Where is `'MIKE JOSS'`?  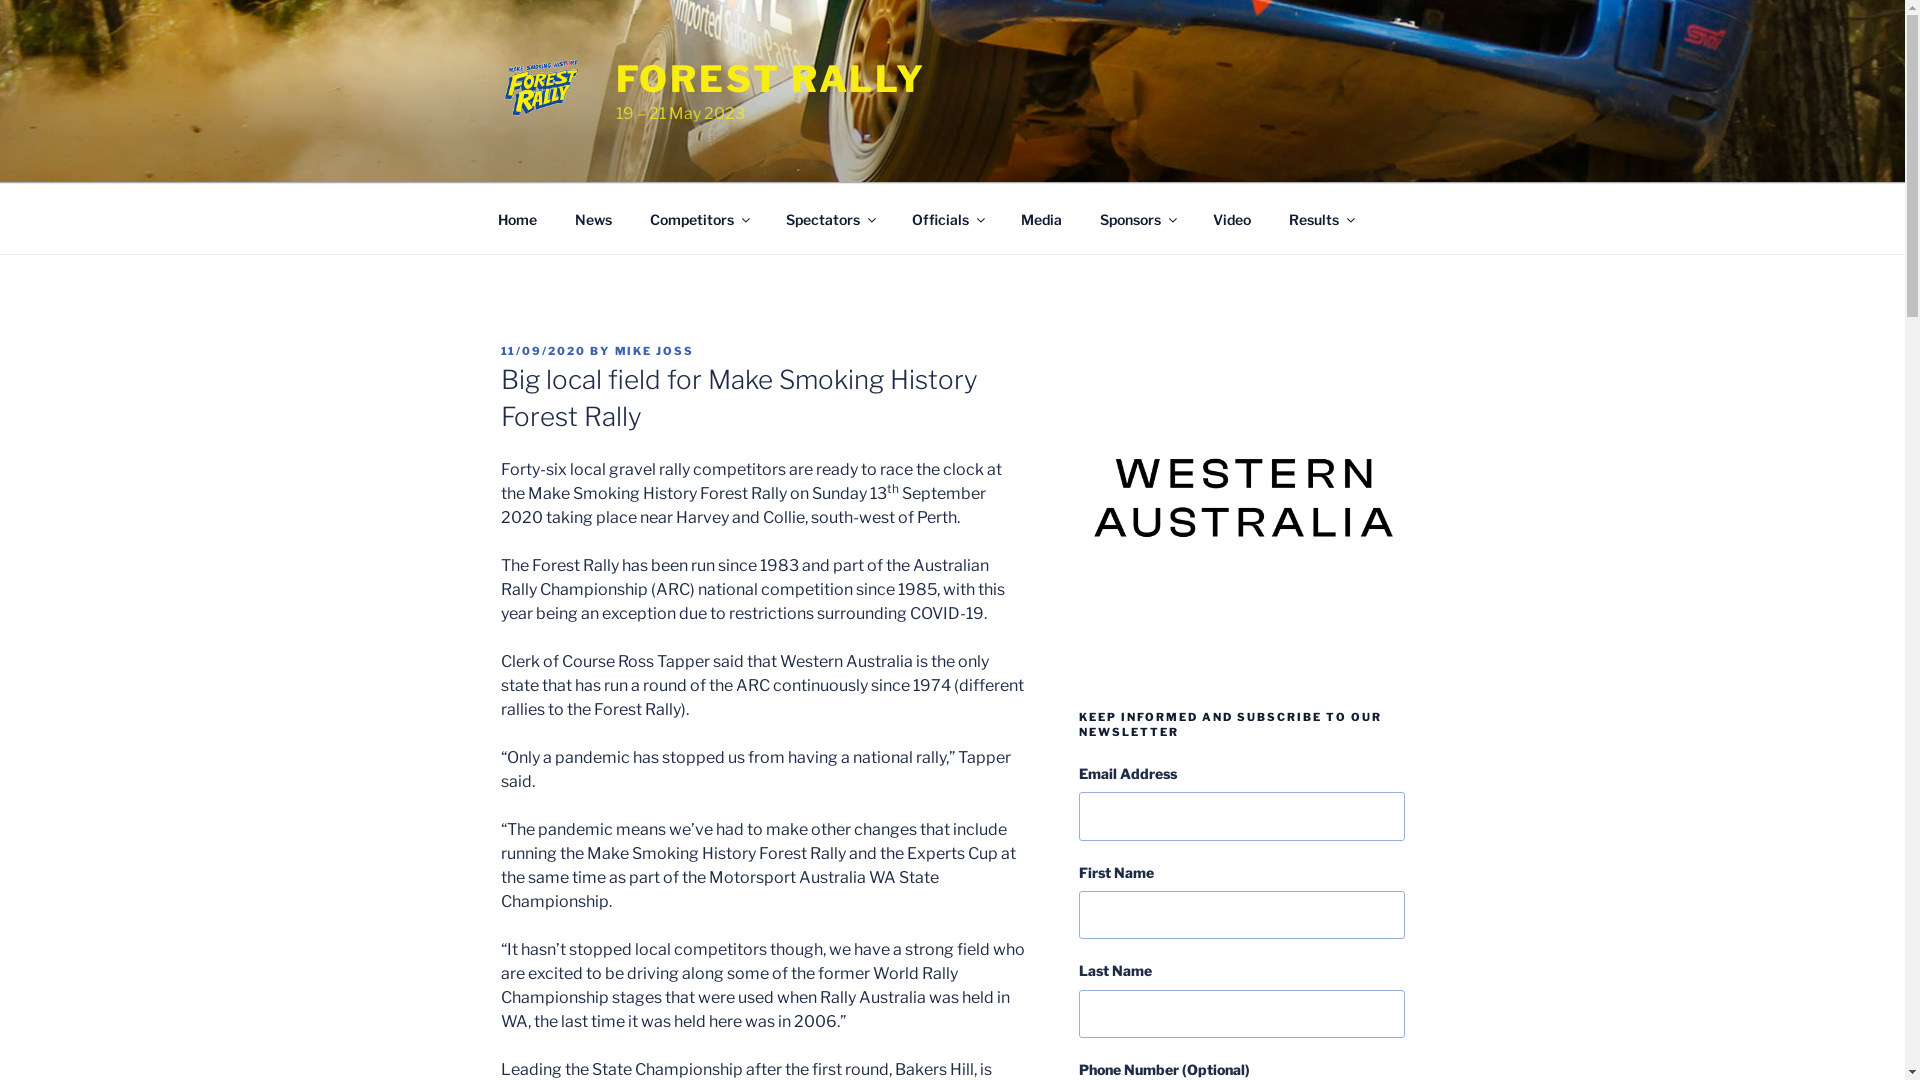 'MIKE JOSS' is located at coordinates (653, 350).